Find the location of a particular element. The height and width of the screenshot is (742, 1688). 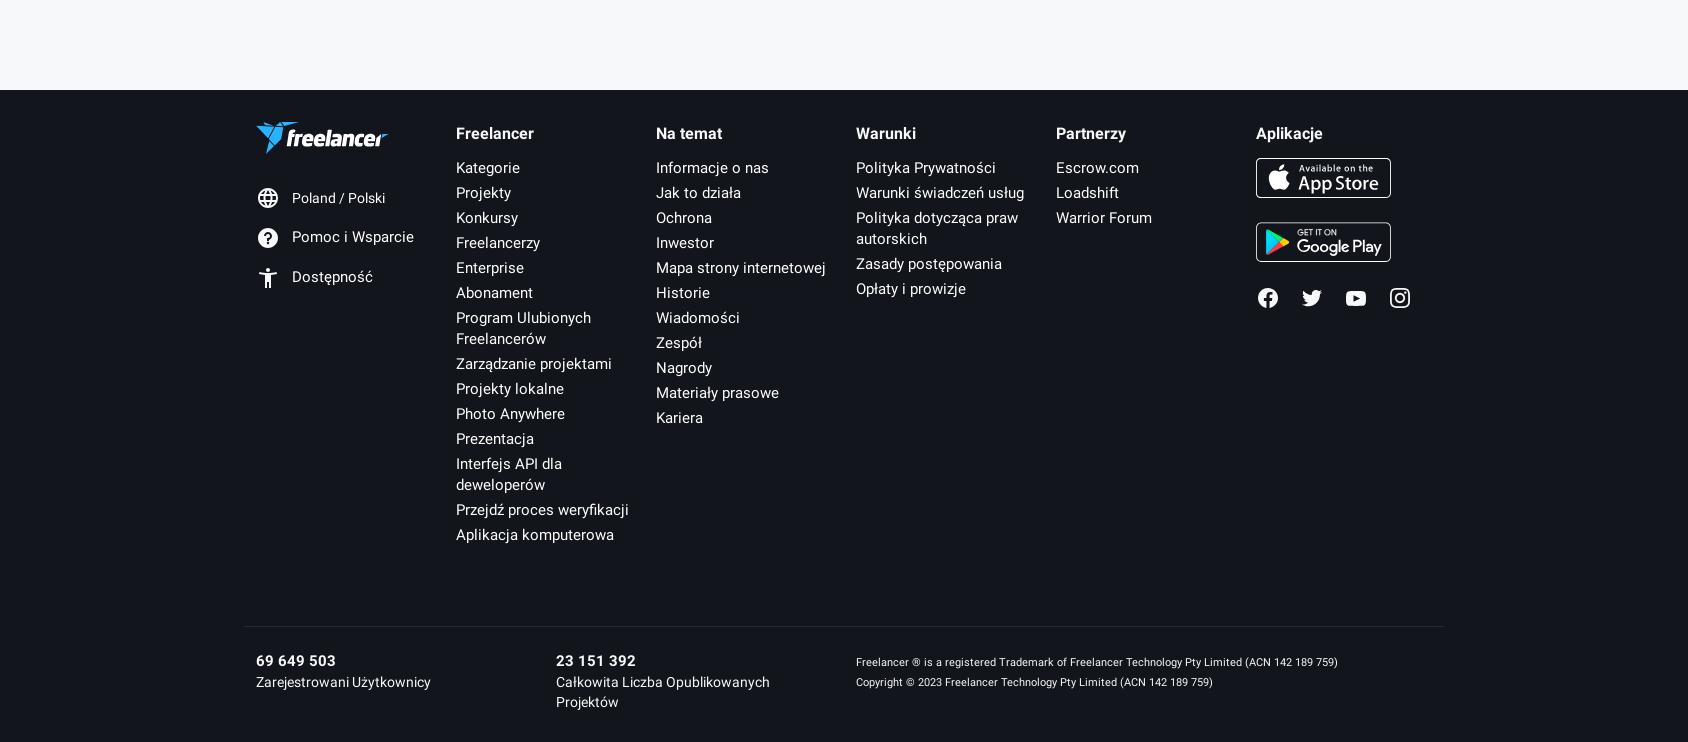

'Kategorie' is located at coordinates (487, 166).